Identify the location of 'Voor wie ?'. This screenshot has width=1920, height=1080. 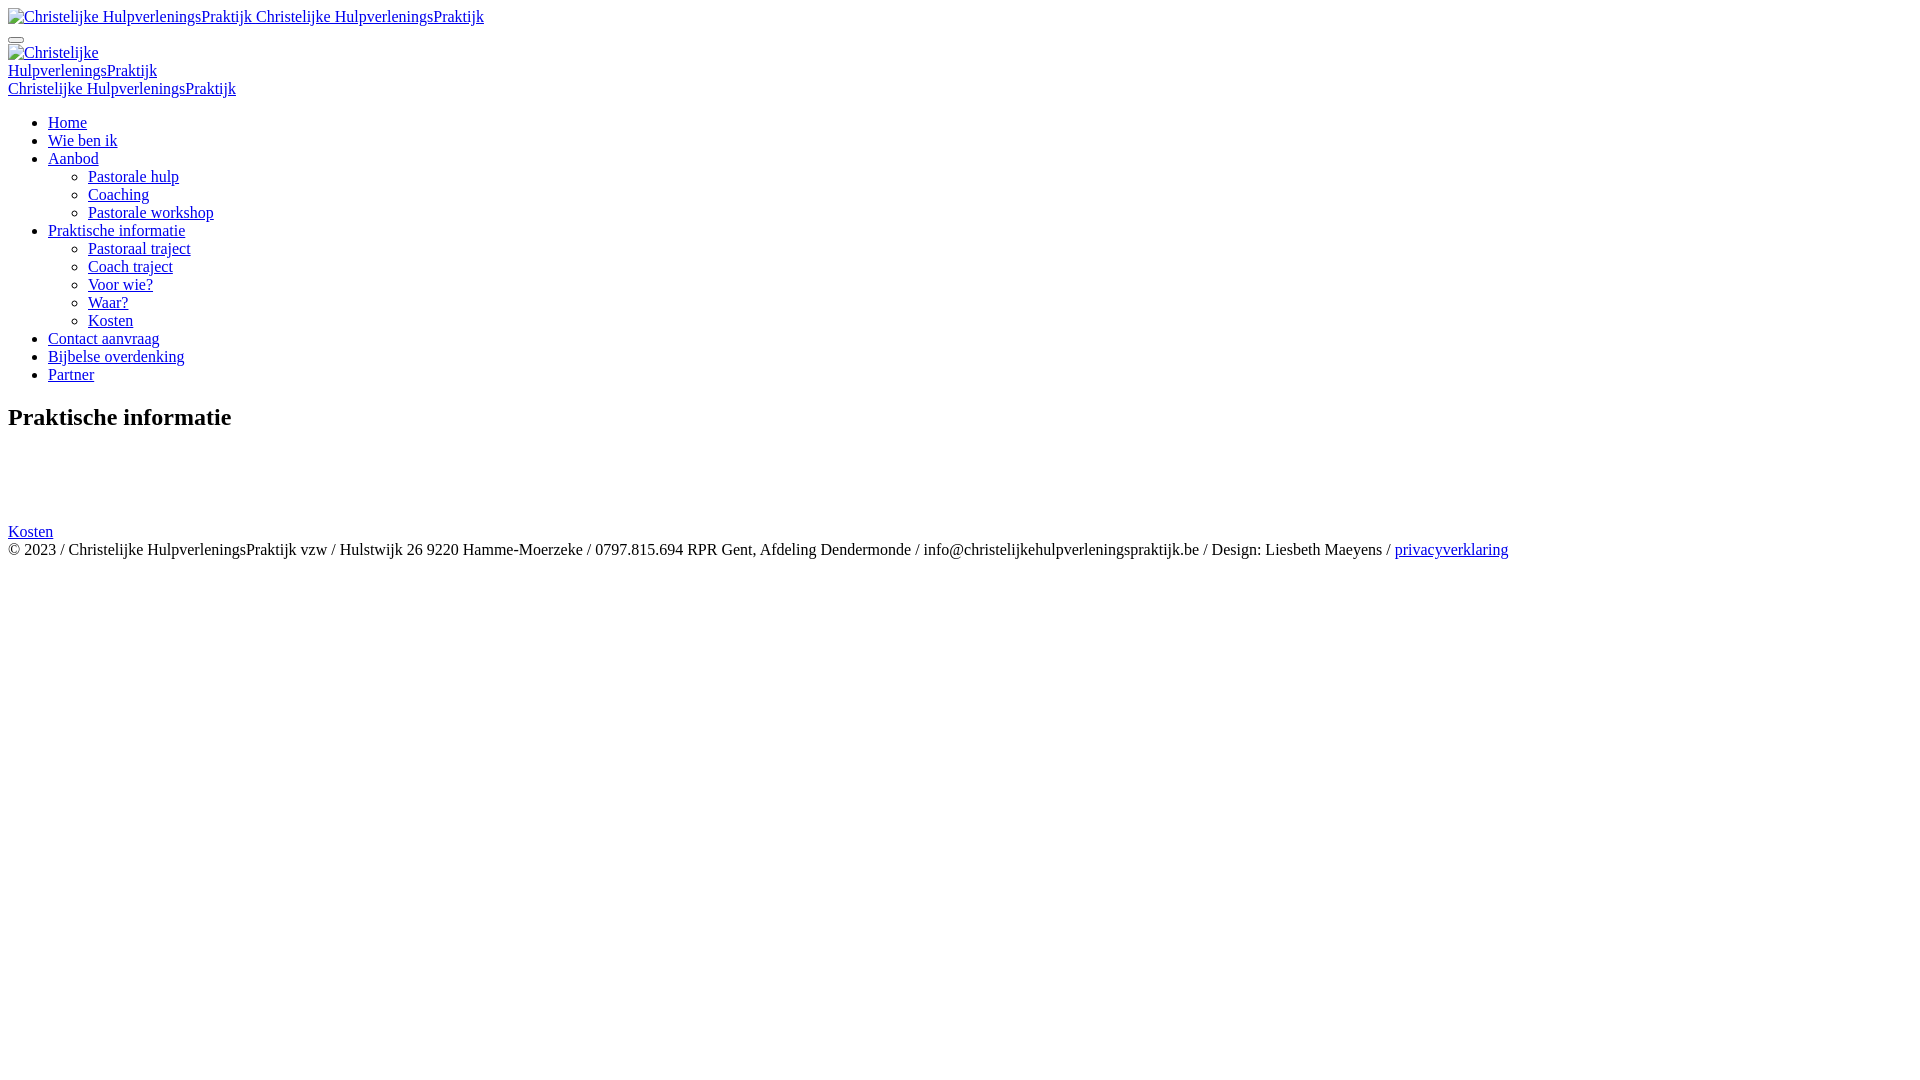
(8, 495).